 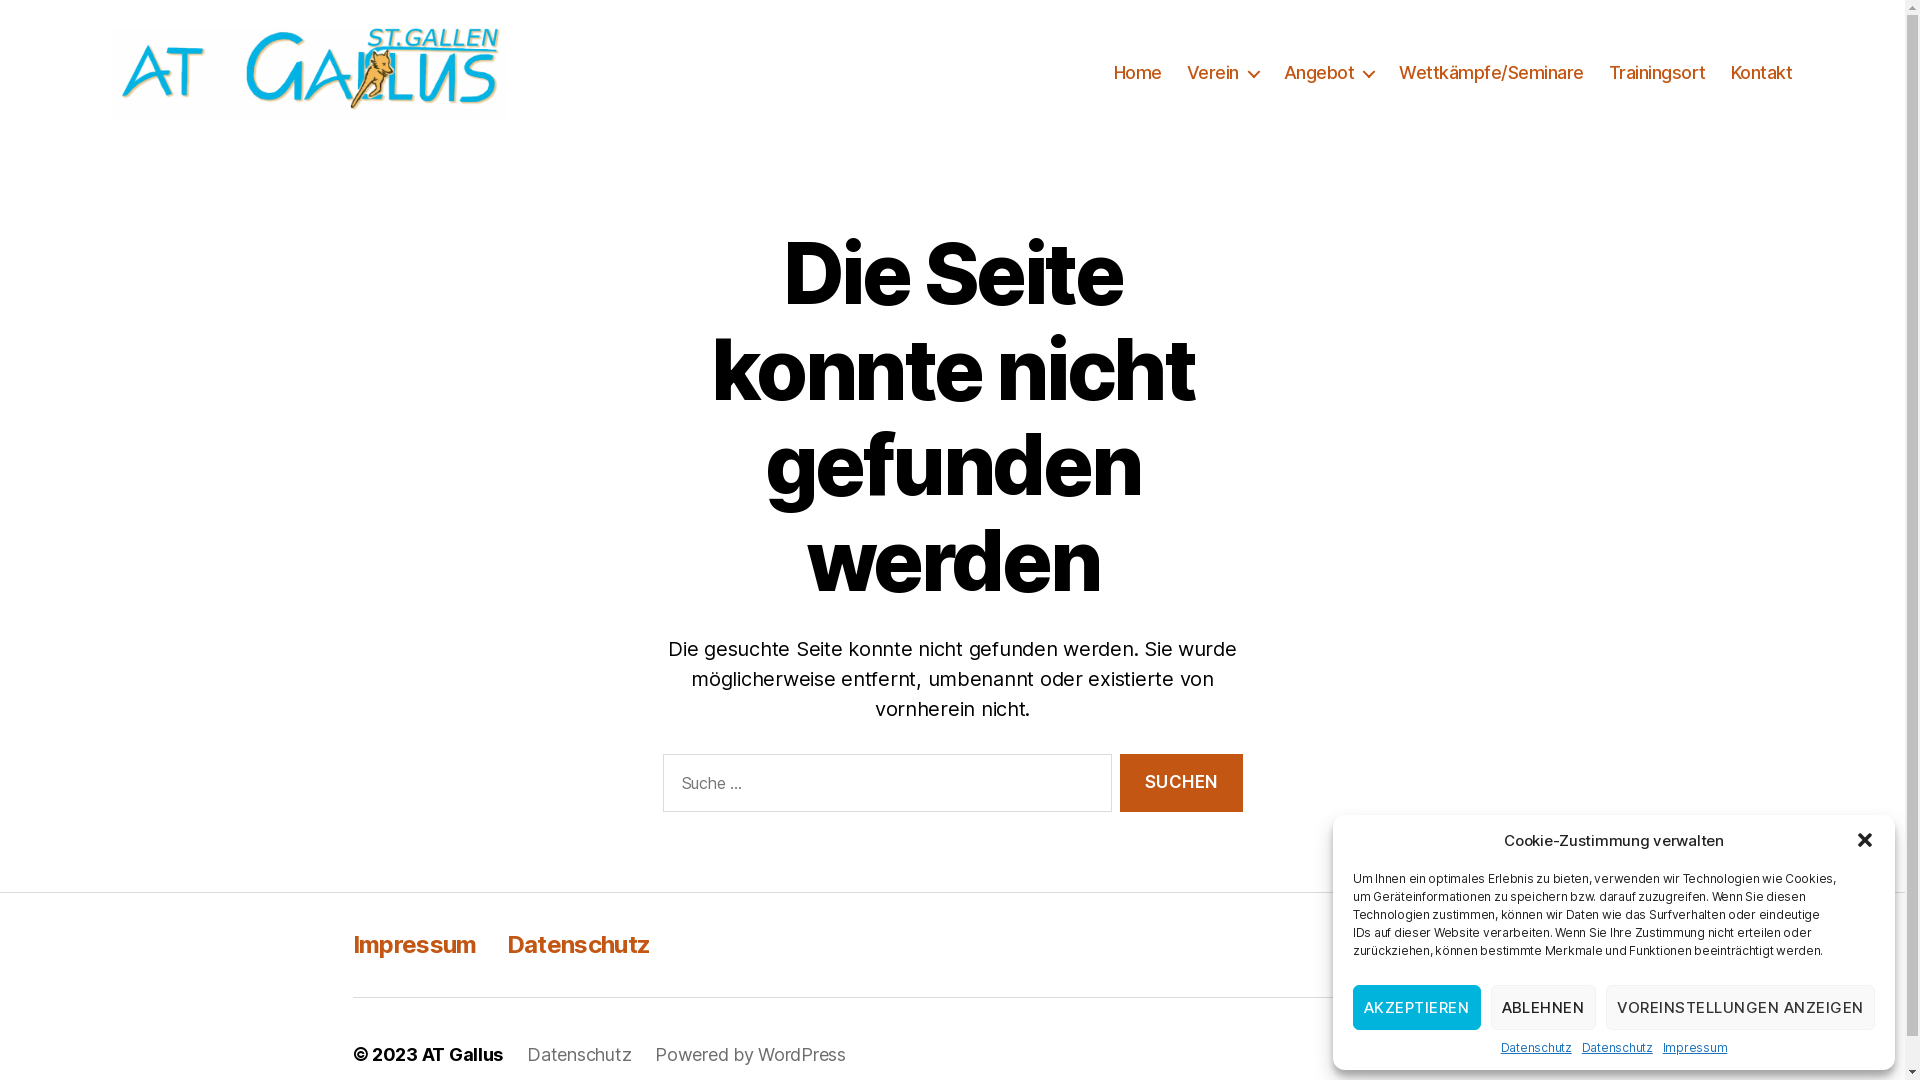 I want to click on 'Impressum', so click(x=412, y=944).